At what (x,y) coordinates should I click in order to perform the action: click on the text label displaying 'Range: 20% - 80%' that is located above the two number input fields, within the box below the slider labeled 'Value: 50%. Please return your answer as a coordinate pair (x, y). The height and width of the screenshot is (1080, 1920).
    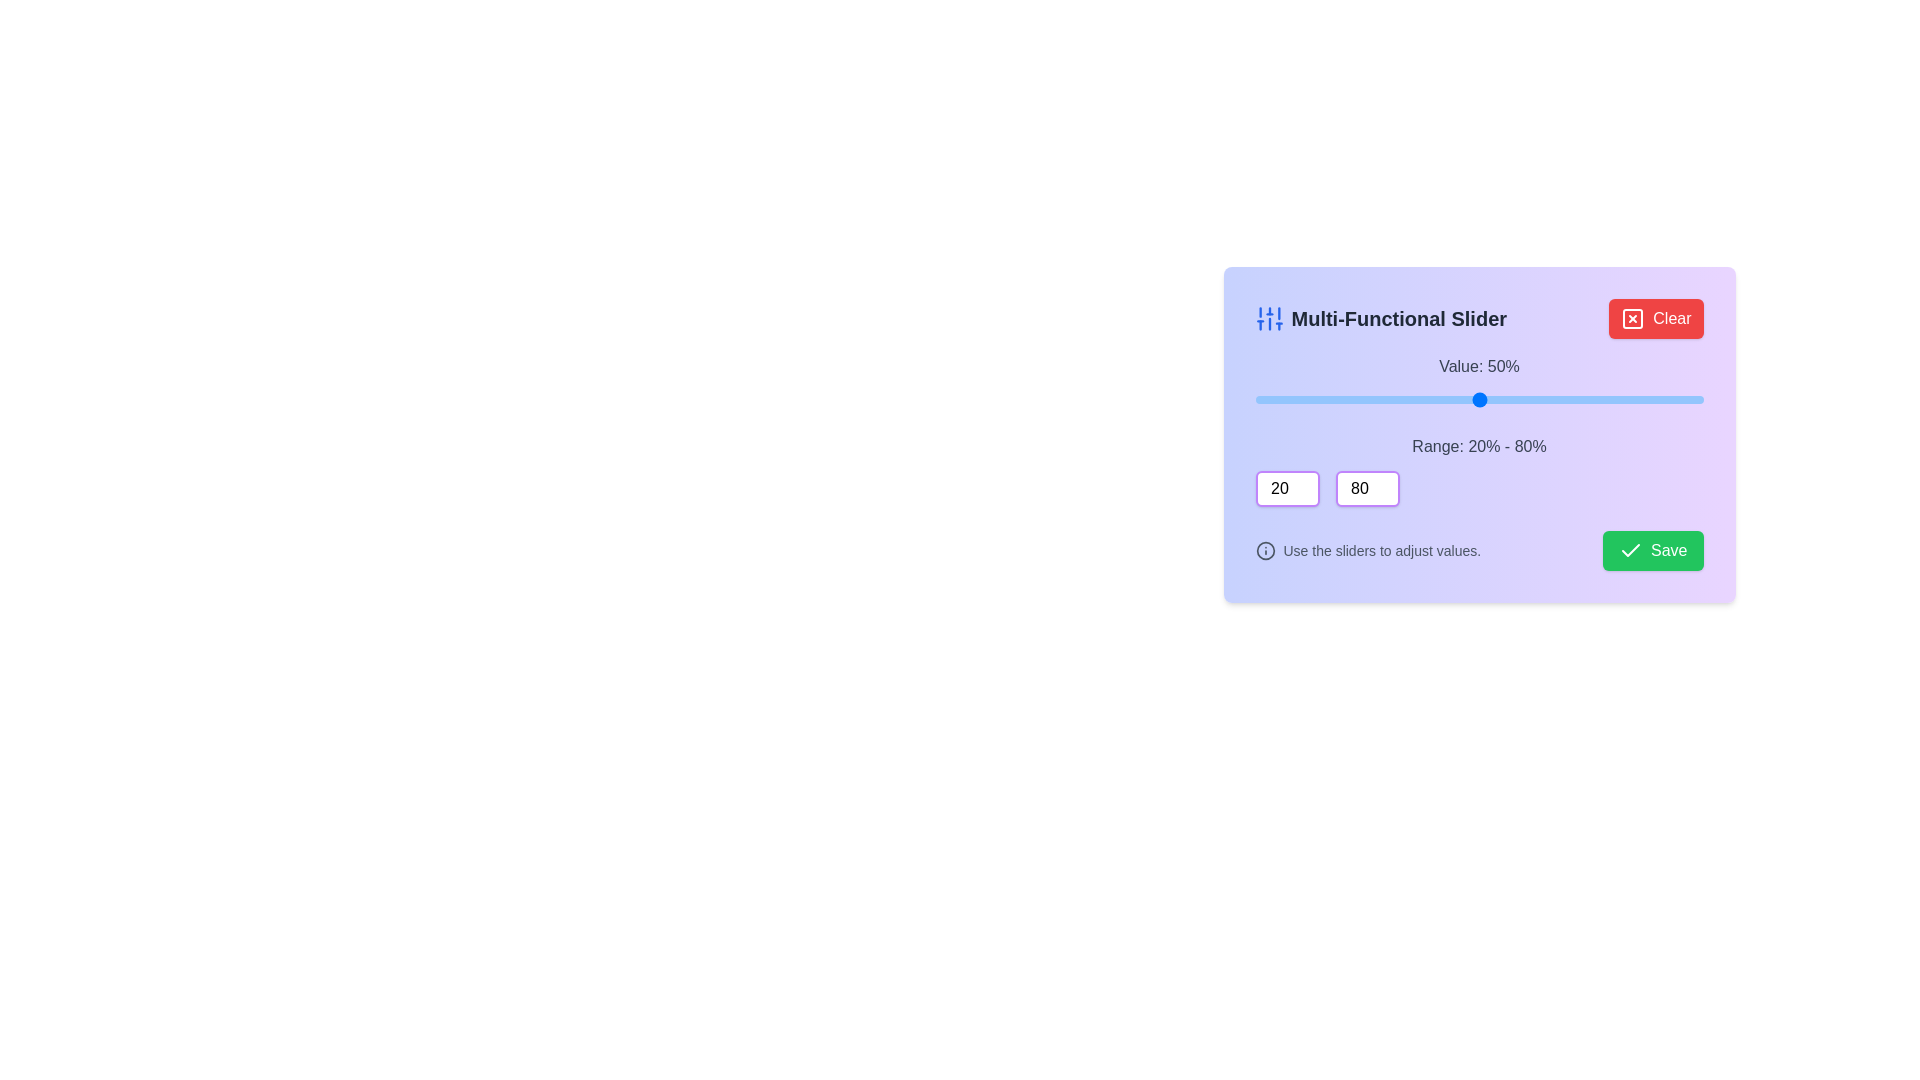
    Looking at the image, I should click on (1479, 470).